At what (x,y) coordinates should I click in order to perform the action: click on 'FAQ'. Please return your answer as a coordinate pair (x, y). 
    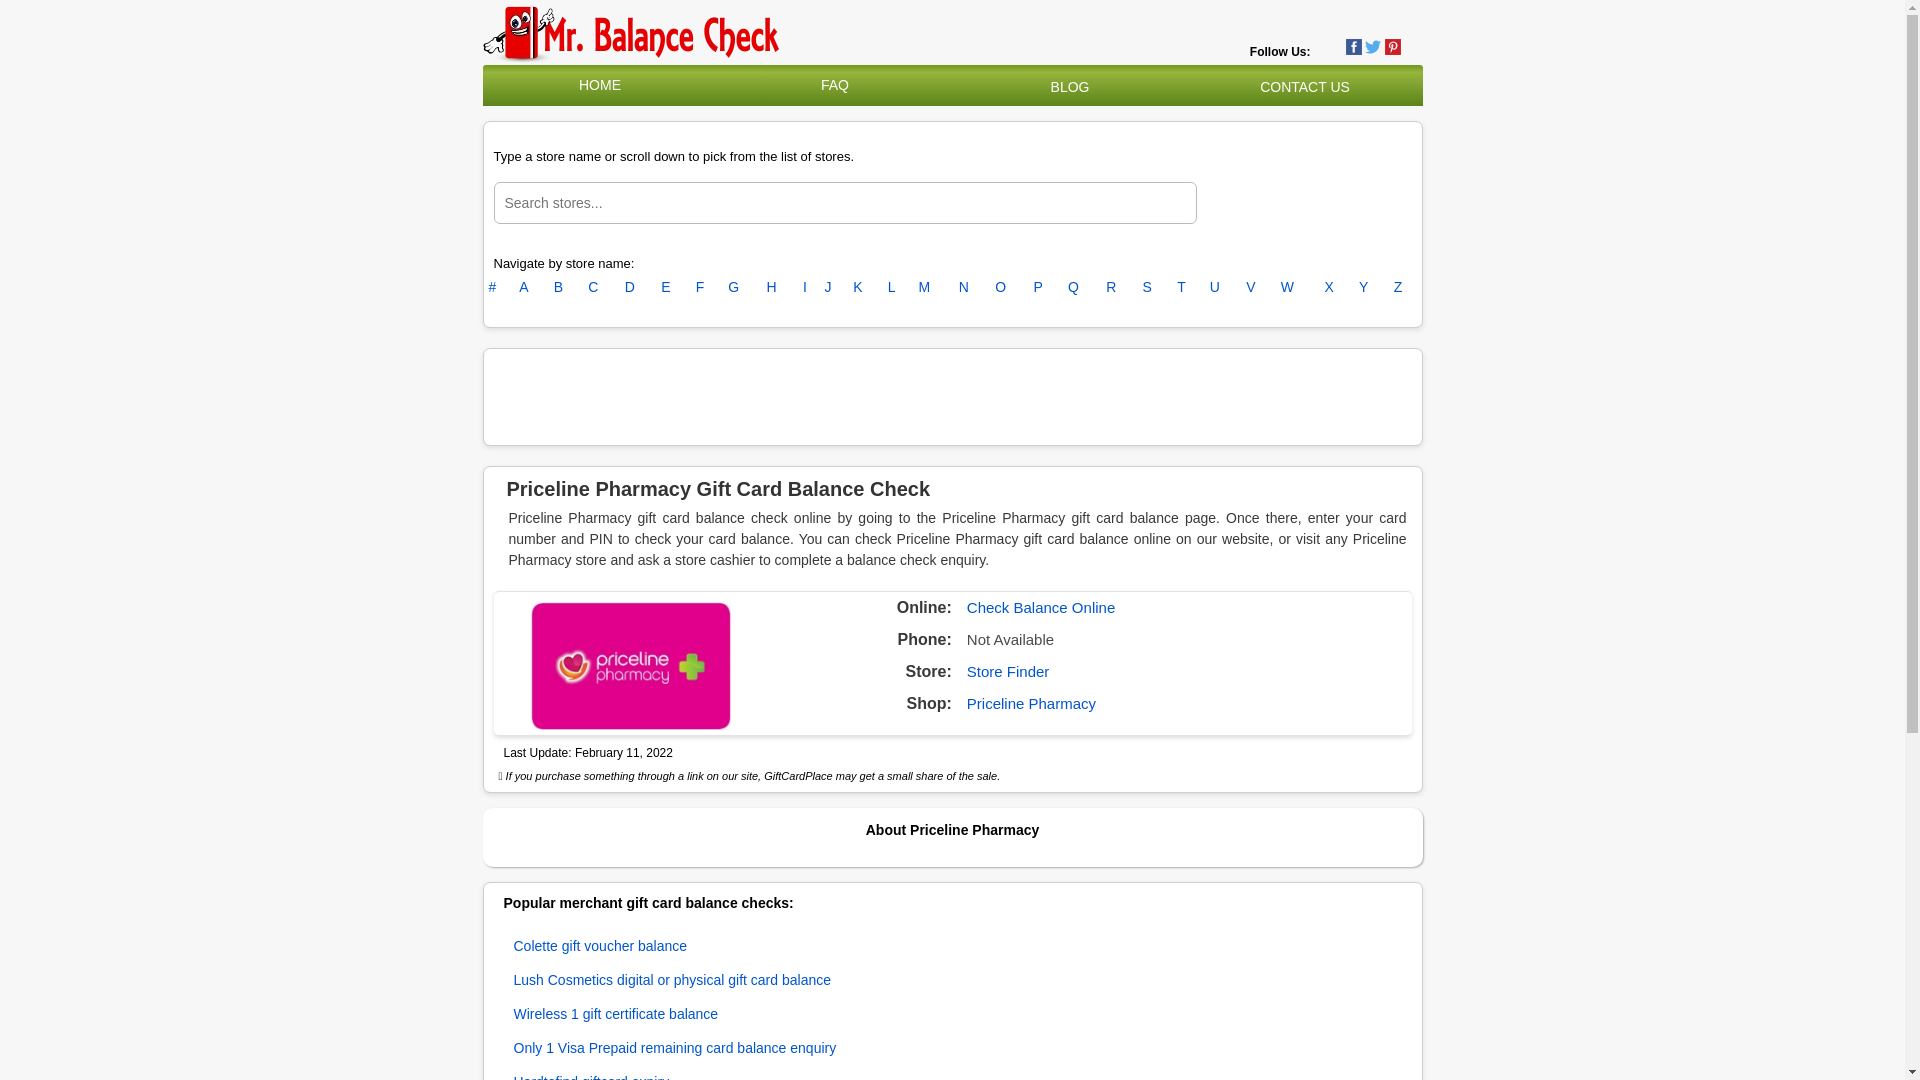
    Looking at the image, I should click on (835, 83).